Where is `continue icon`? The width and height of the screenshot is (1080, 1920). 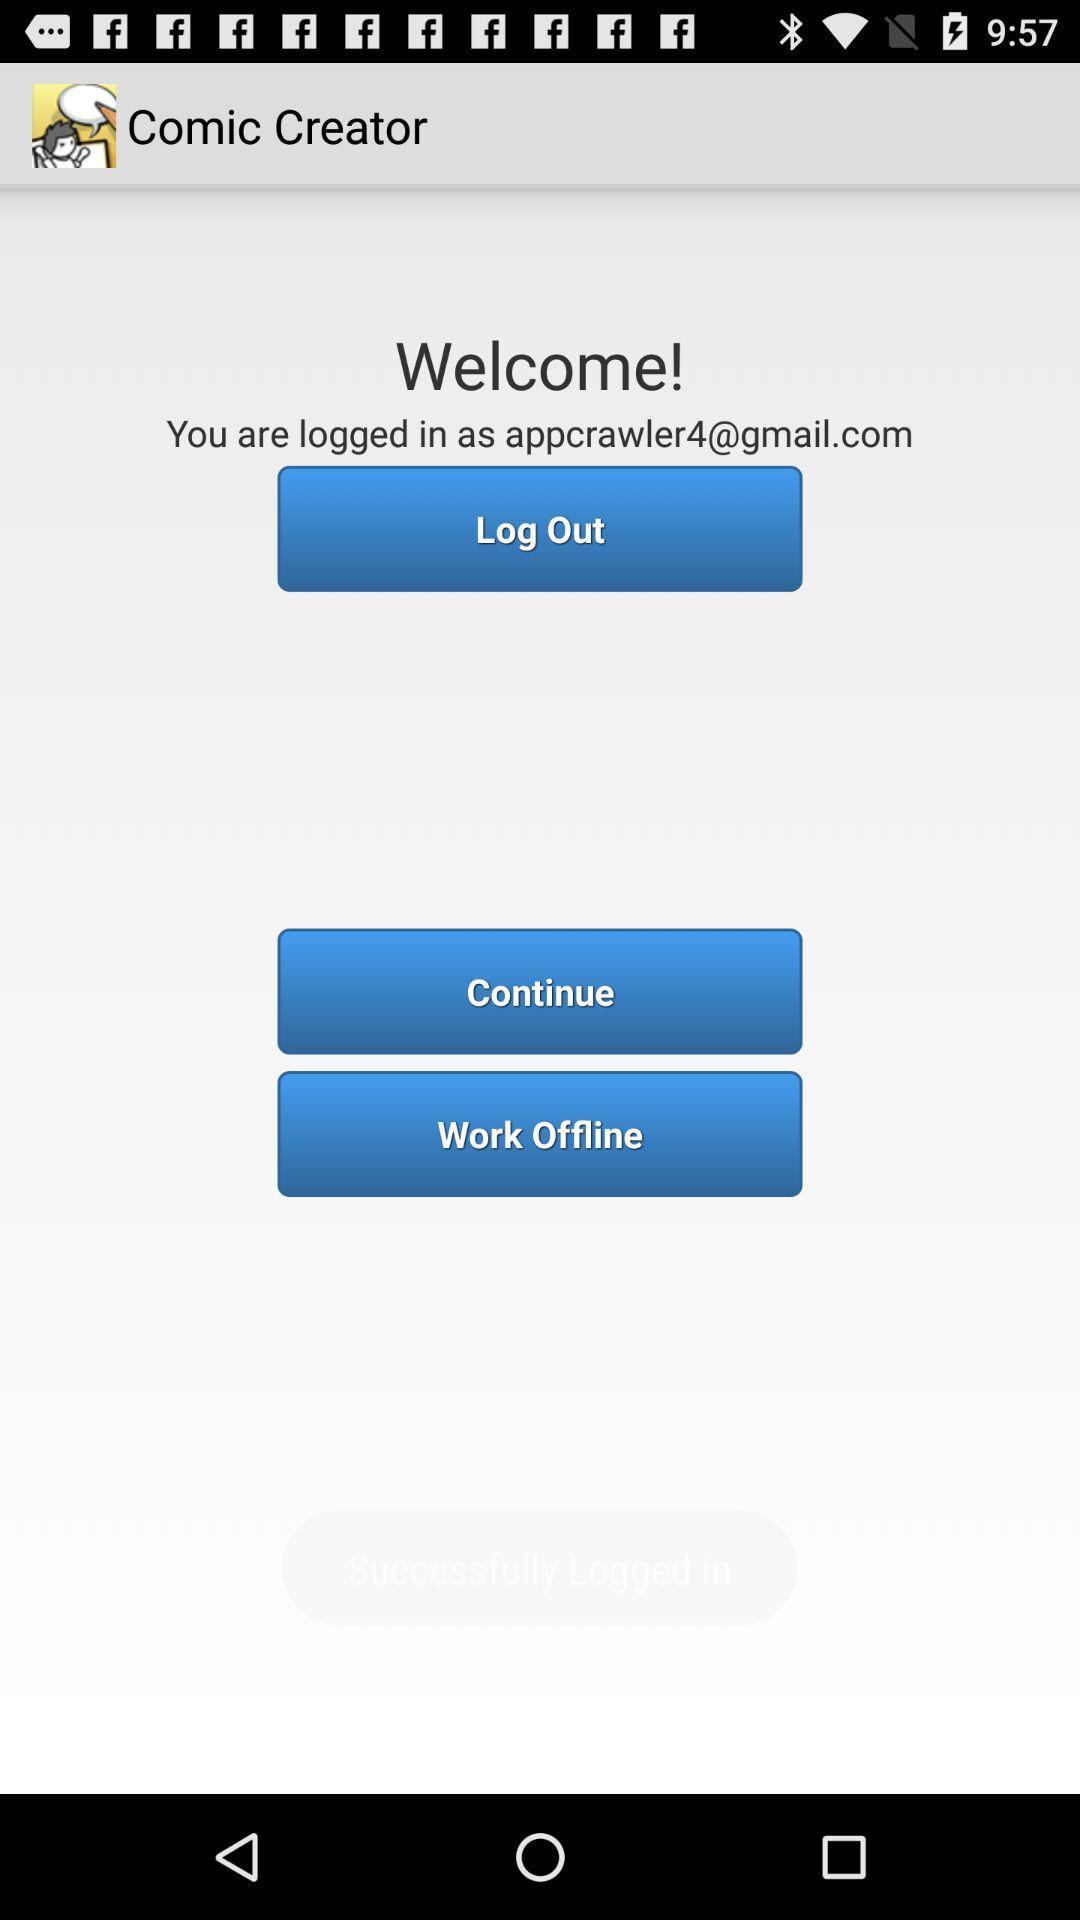 continue icon is located at coordinates (540, 991).